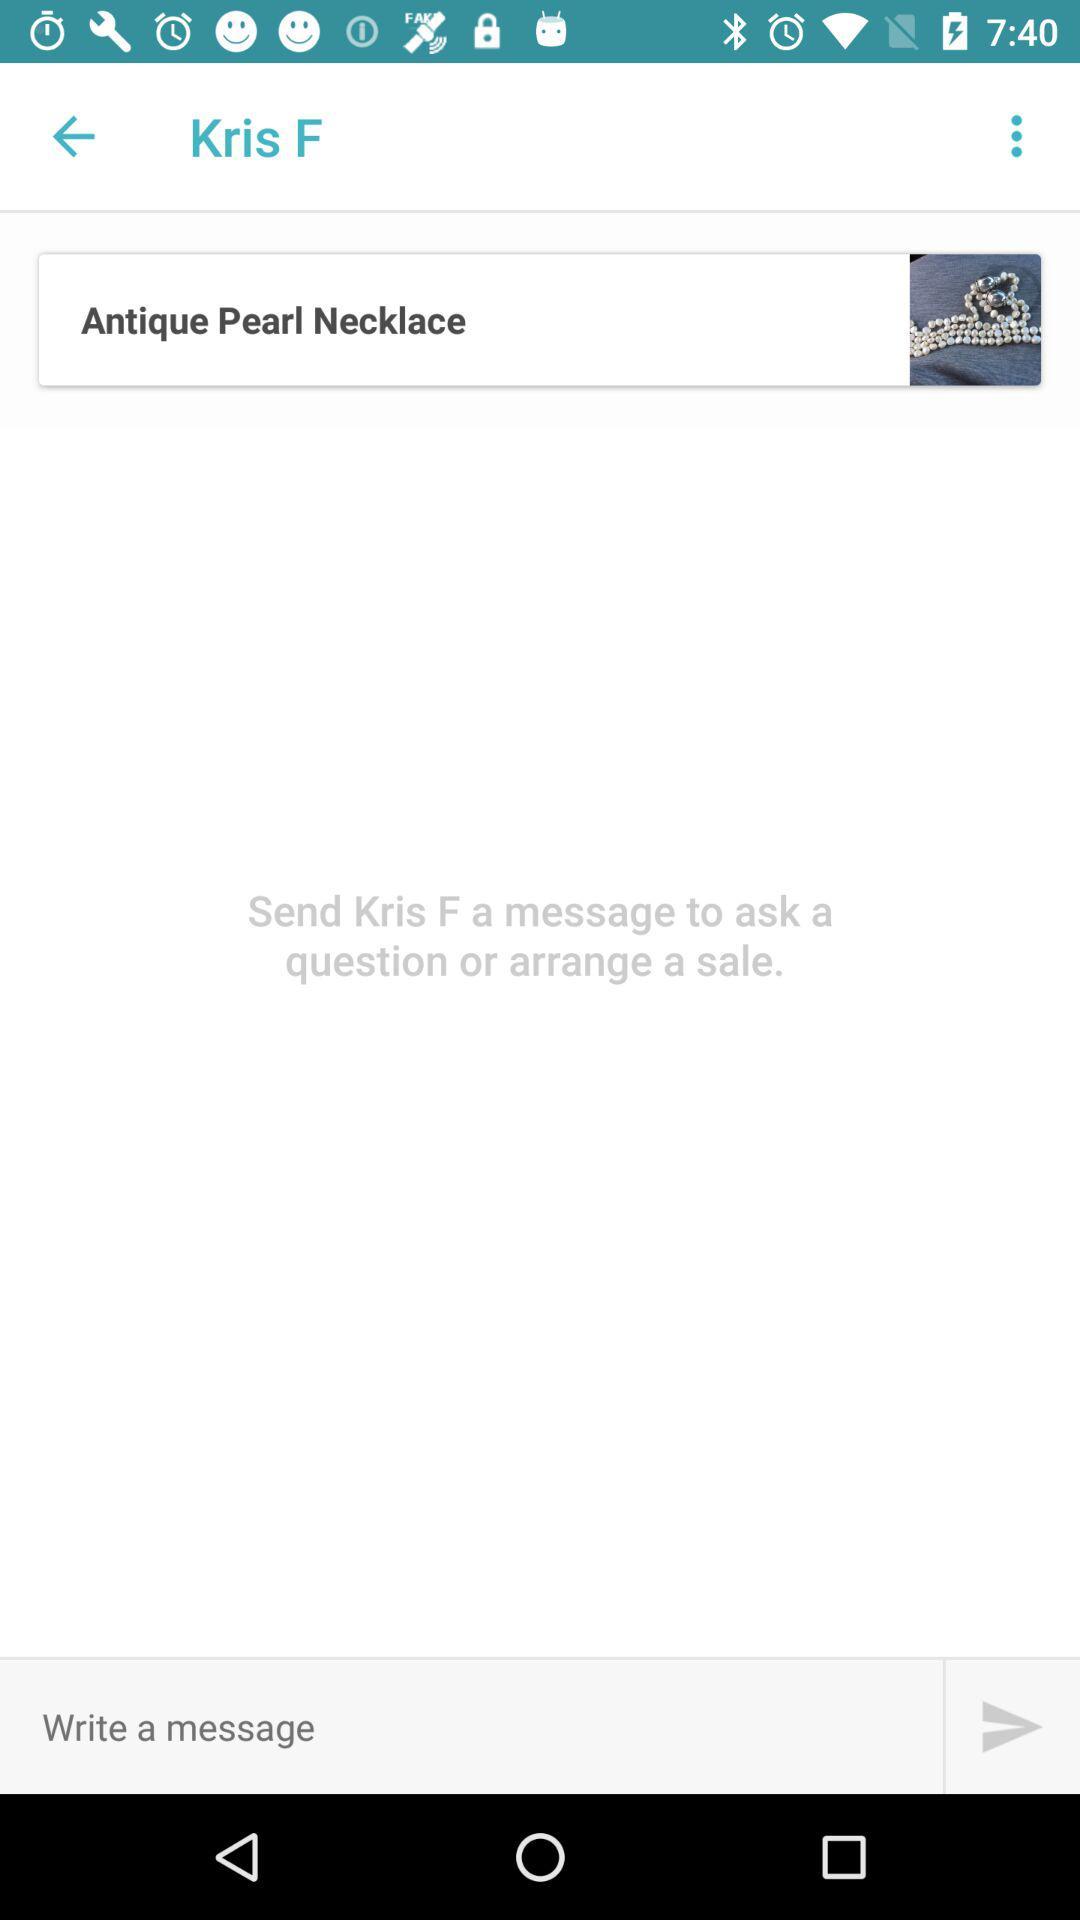 This screenshot has height=1920, width=1080. What do you see at coordinates (471, 1725) in the screenshot?
I see `typeing box` at bounding box center [471, 1725].